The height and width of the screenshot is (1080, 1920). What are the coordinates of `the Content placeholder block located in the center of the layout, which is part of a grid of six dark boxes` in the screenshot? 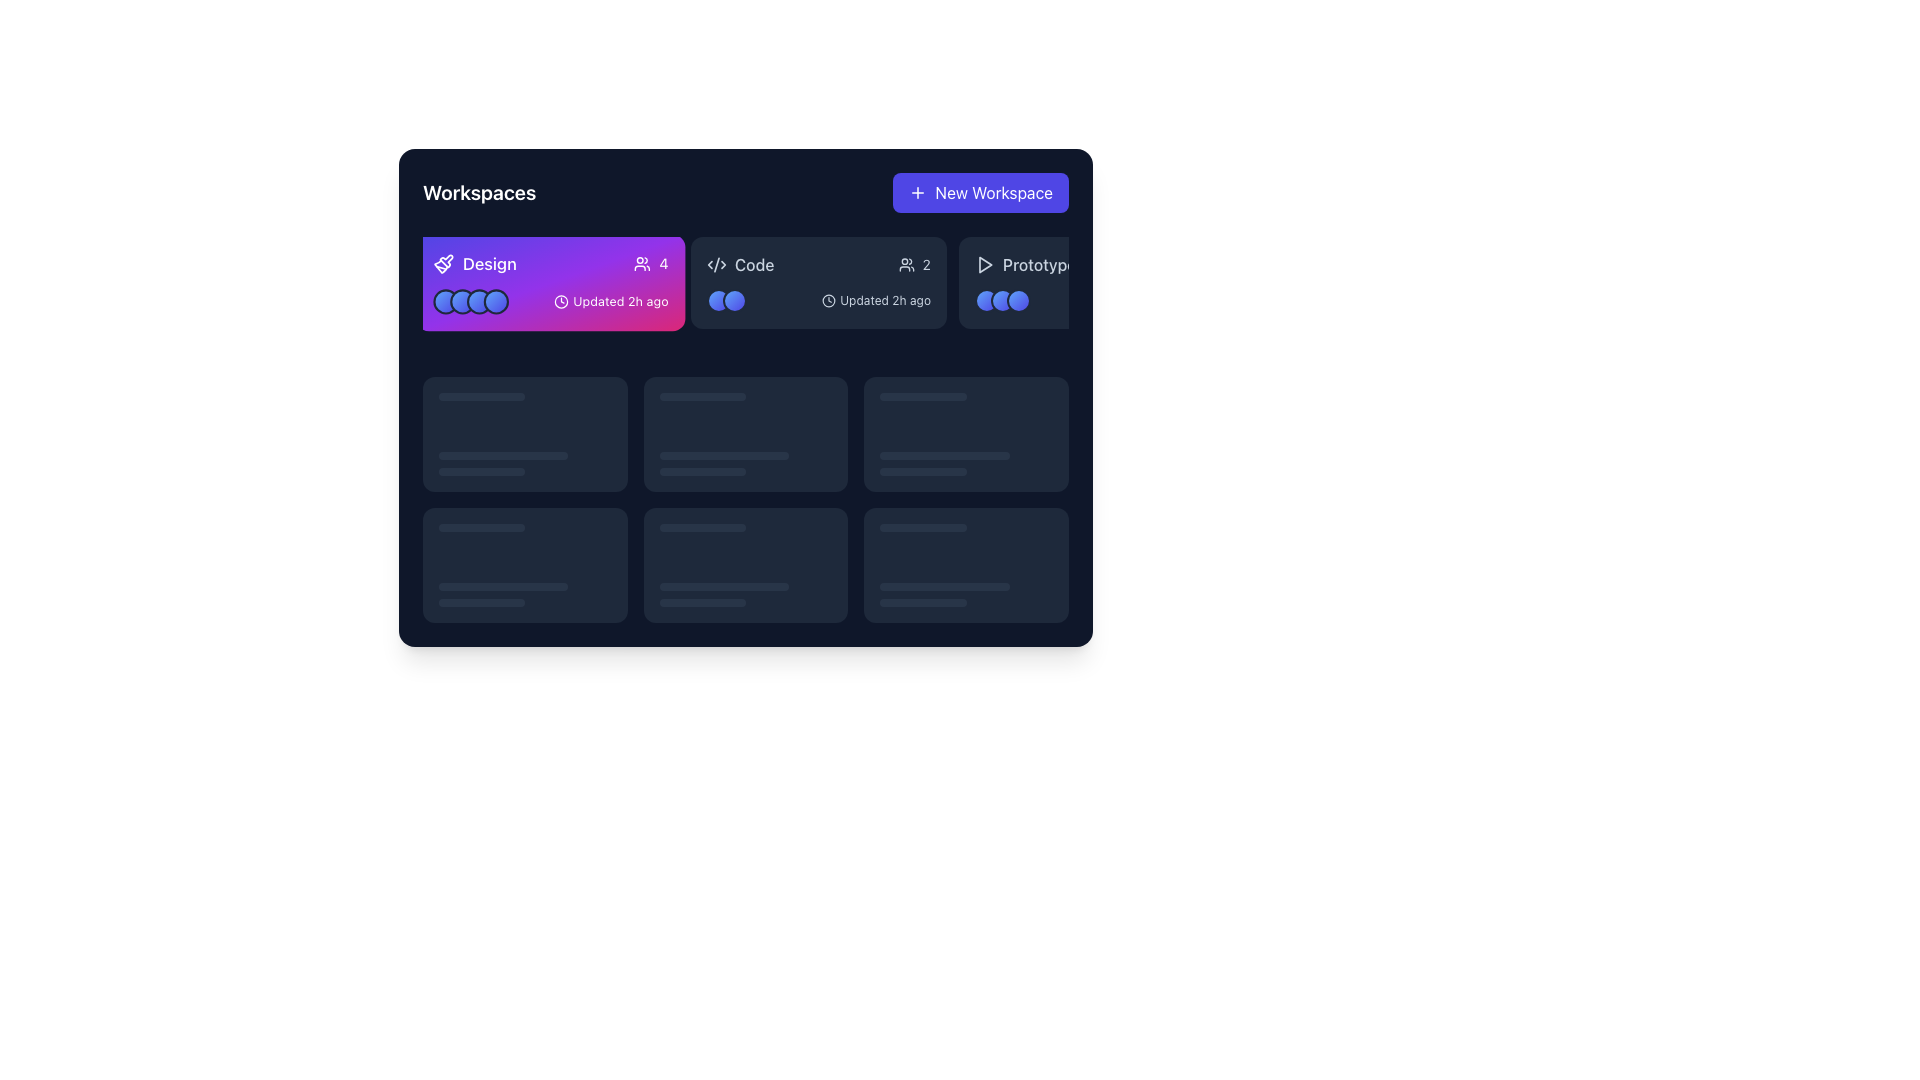 It's located at (744, 397).